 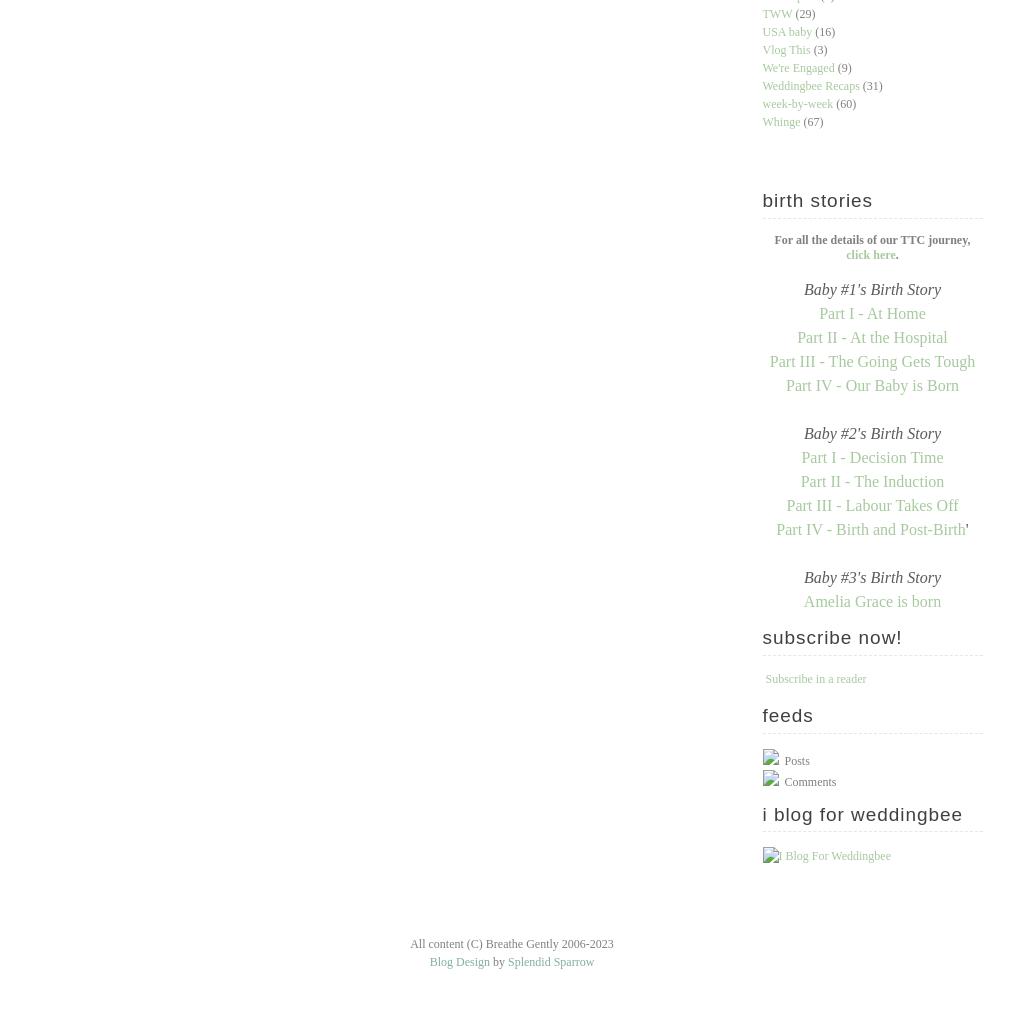 What do you see at coordinates (872, 601) in the screenshot?
I see `'Amelia Grace is born'` at bounding box center [872, 601].